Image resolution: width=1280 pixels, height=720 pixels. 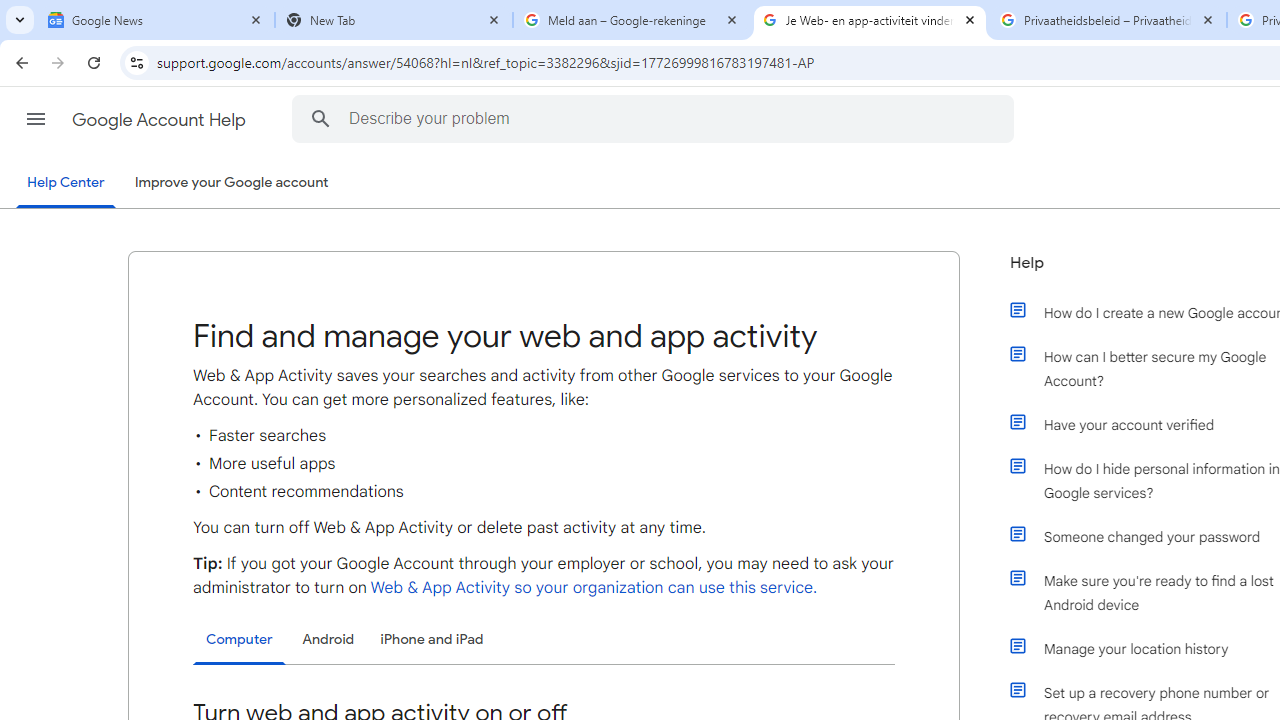 What do you see at coordinates (155, 20) in the screenshot?
I see `'Google News'` at bounding box center [155, 20].